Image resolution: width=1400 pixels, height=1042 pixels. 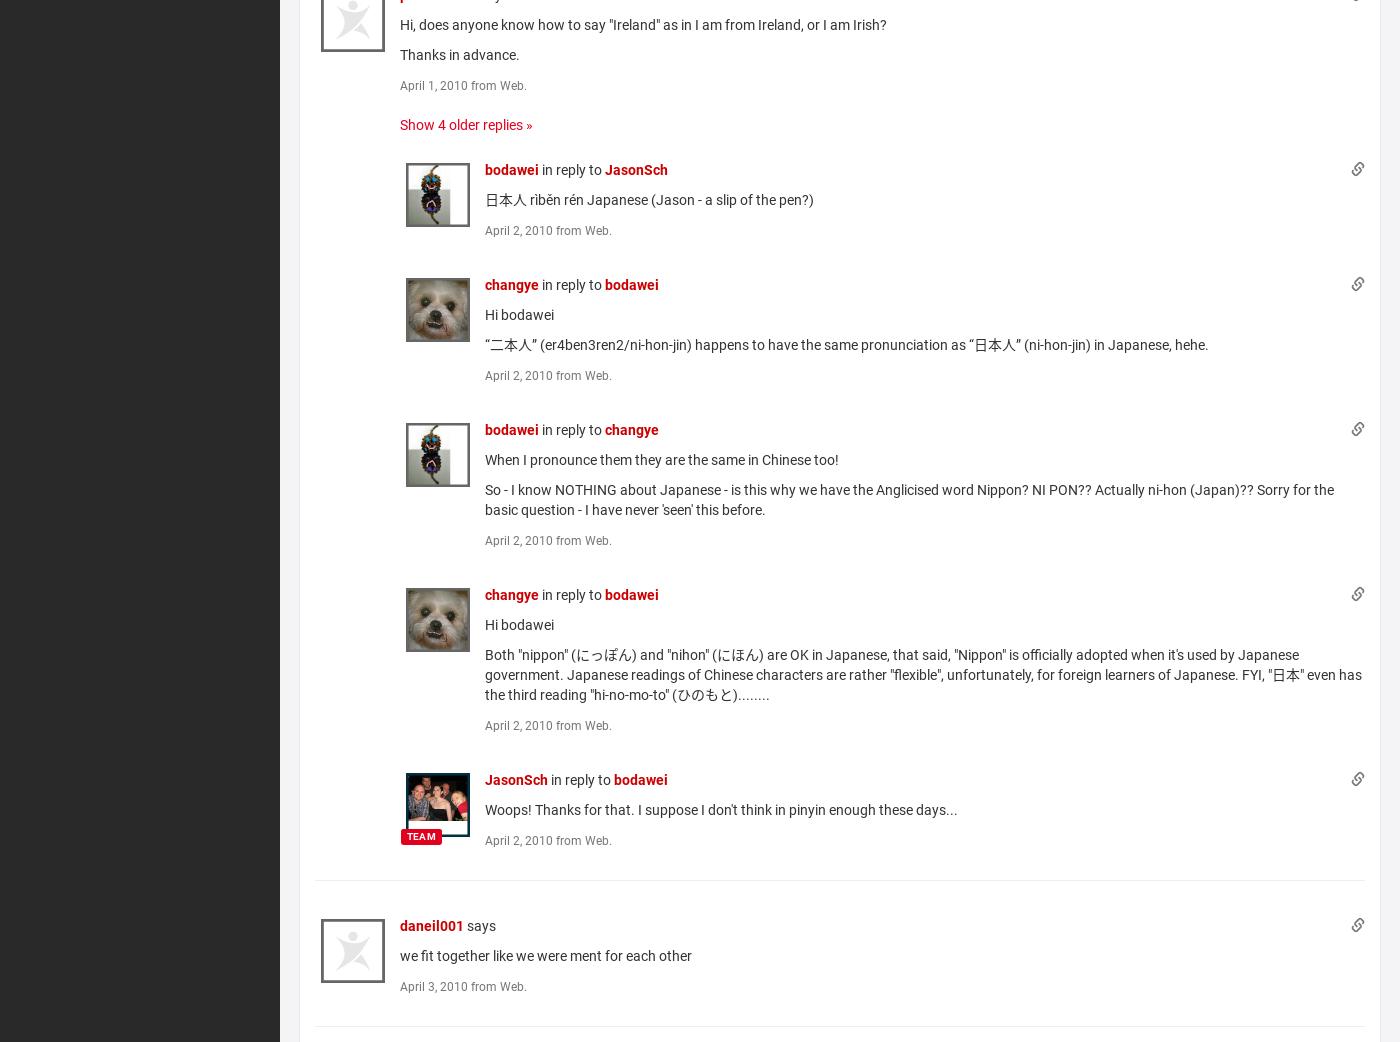 I want to click on 'Hi bodawei', so click(x=484, y=623).